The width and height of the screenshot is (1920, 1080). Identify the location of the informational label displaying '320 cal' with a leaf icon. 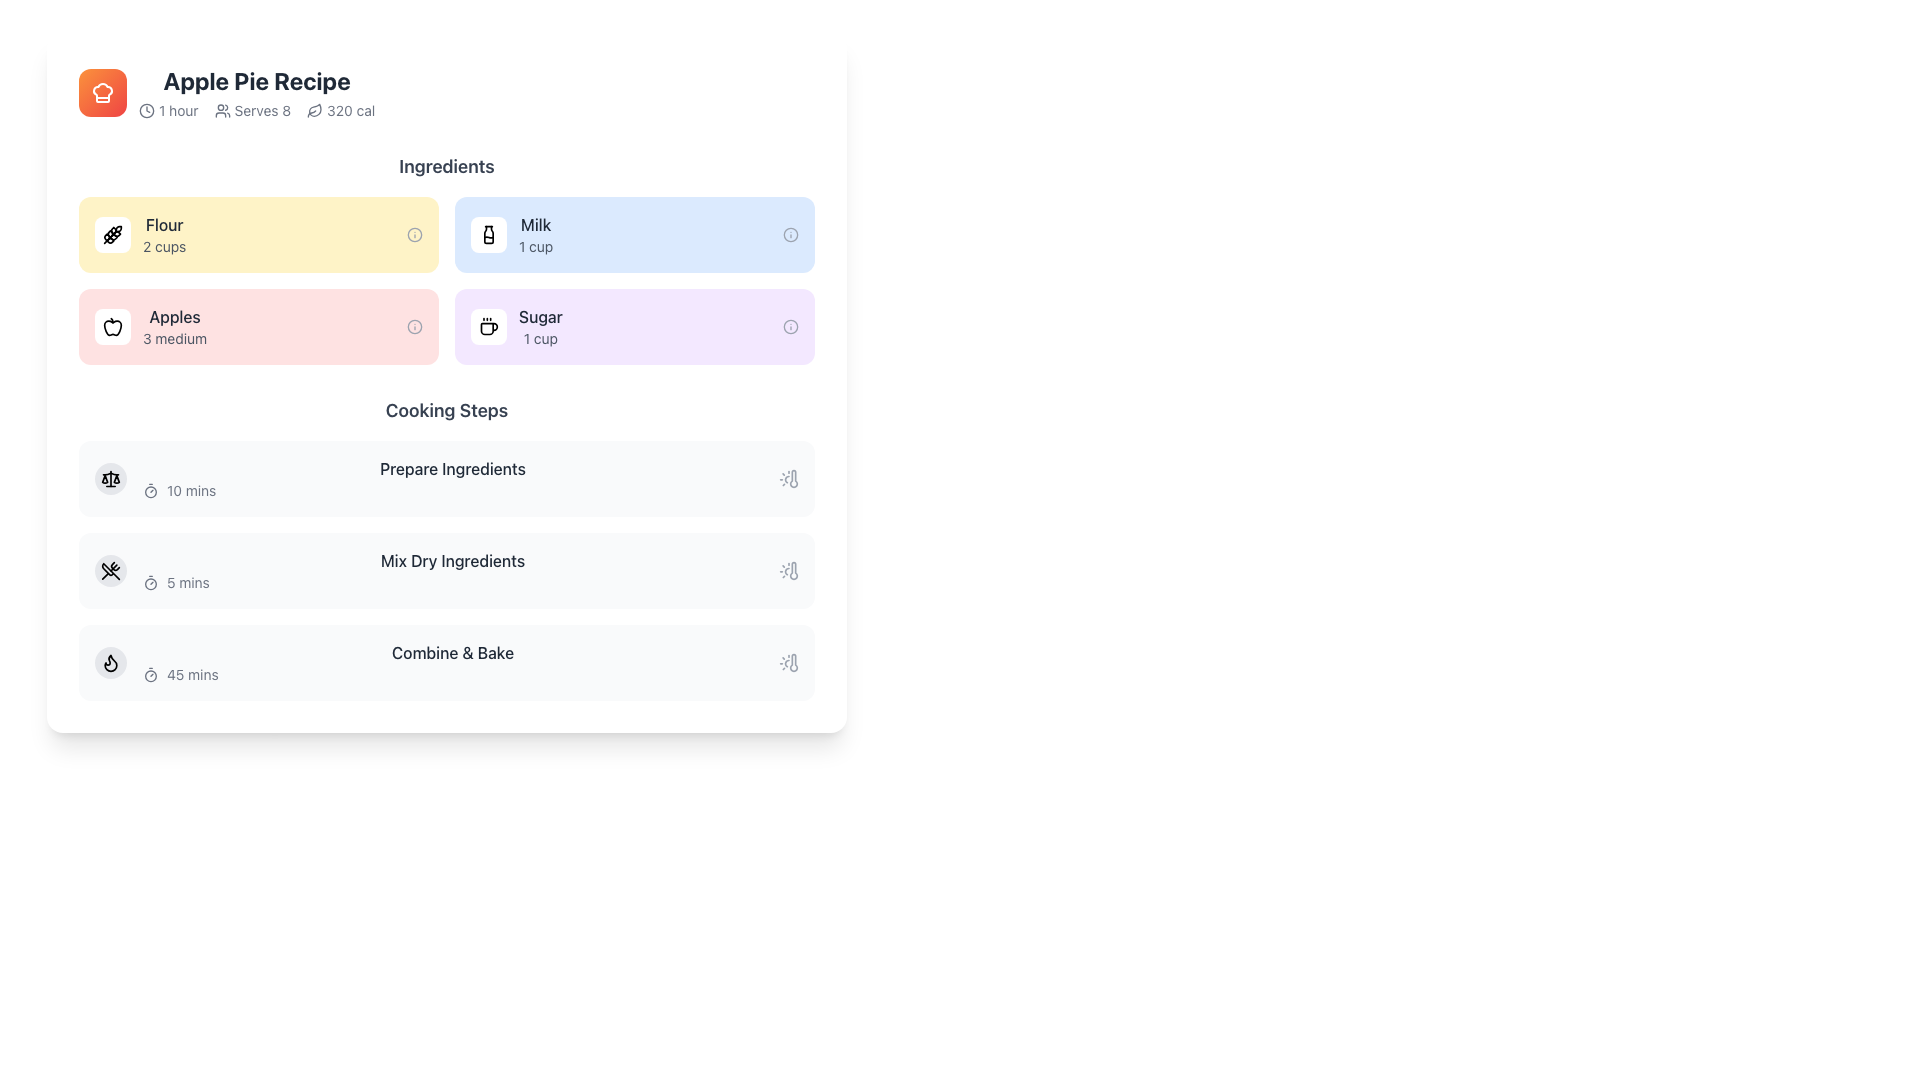
(341, 111).